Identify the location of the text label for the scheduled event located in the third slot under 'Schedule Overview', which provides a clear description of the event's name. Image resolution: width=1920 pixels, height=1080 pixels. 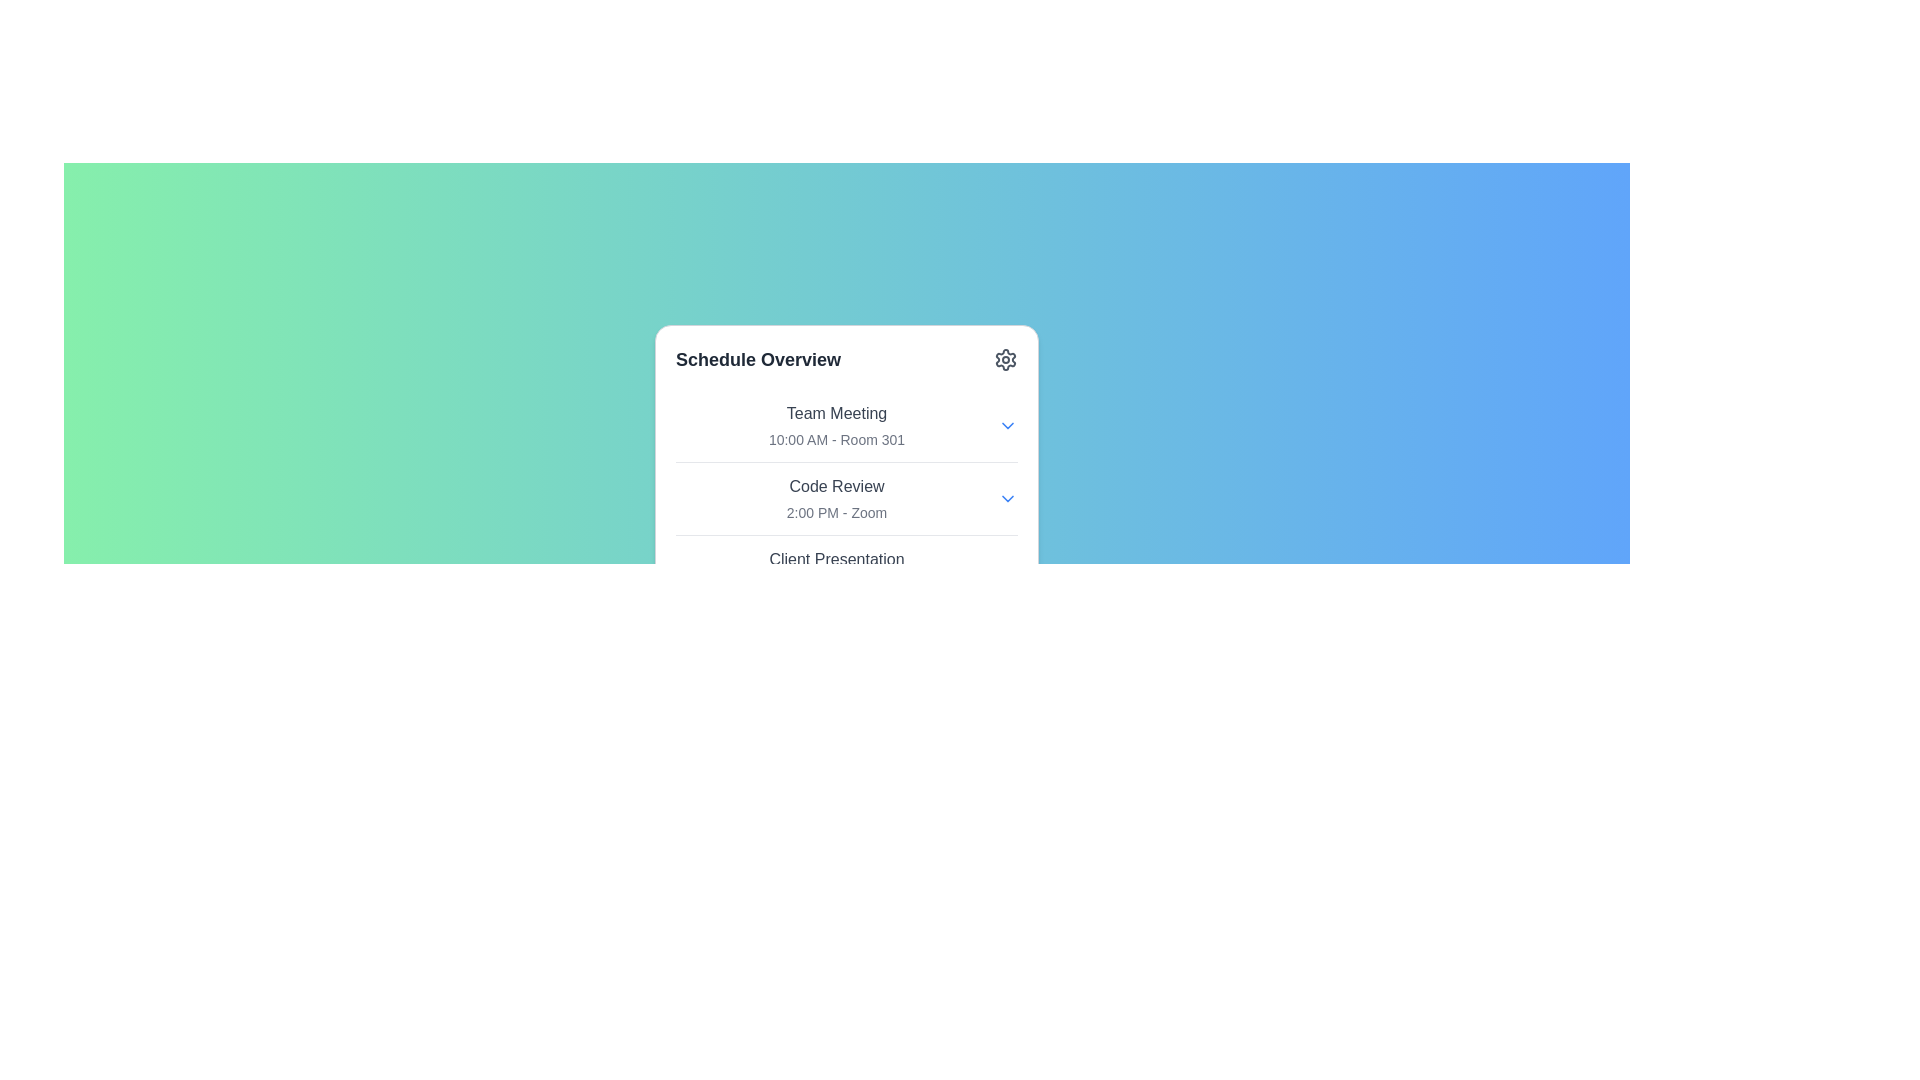
(836, 559).